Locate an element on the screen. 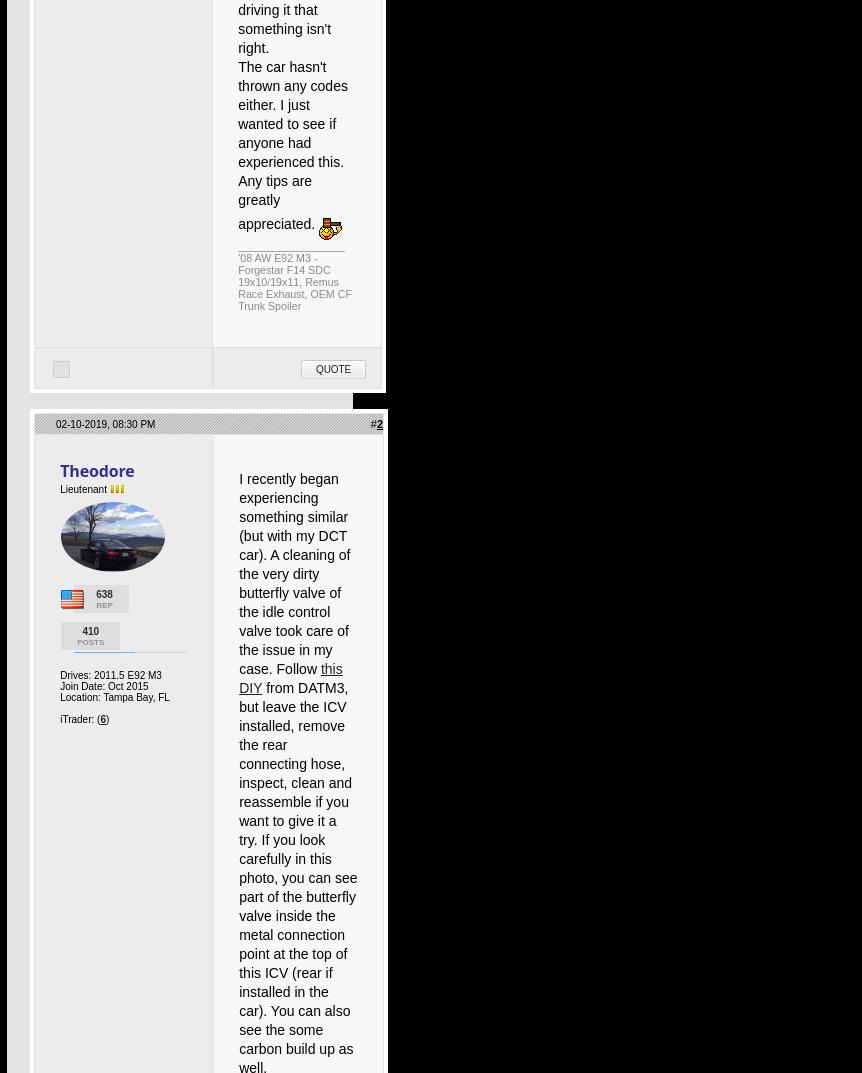 Image resolution: width=862 pixels, height=1073 pixels. '6' is located at coordinates (101, 718).